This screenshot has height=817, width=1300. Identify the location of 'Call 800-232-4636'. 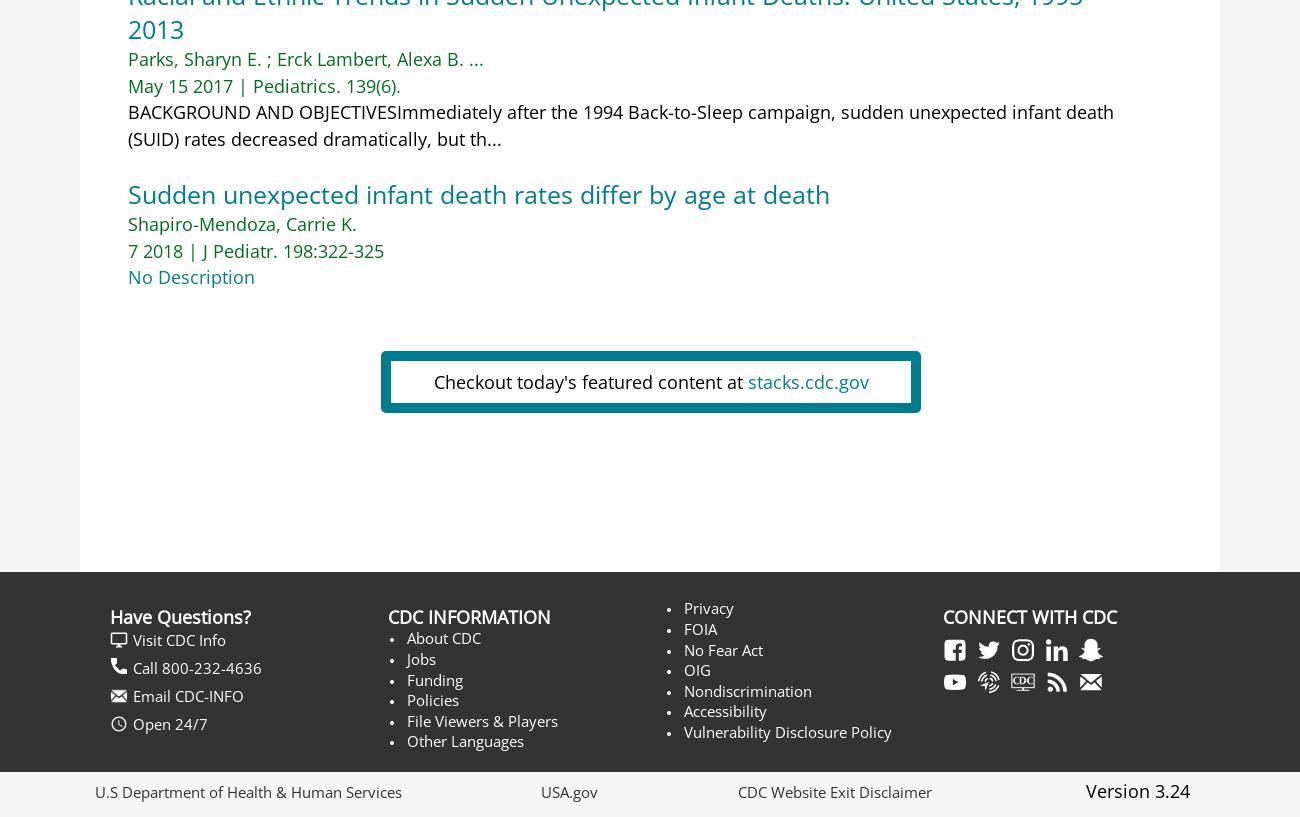
(131, 666).